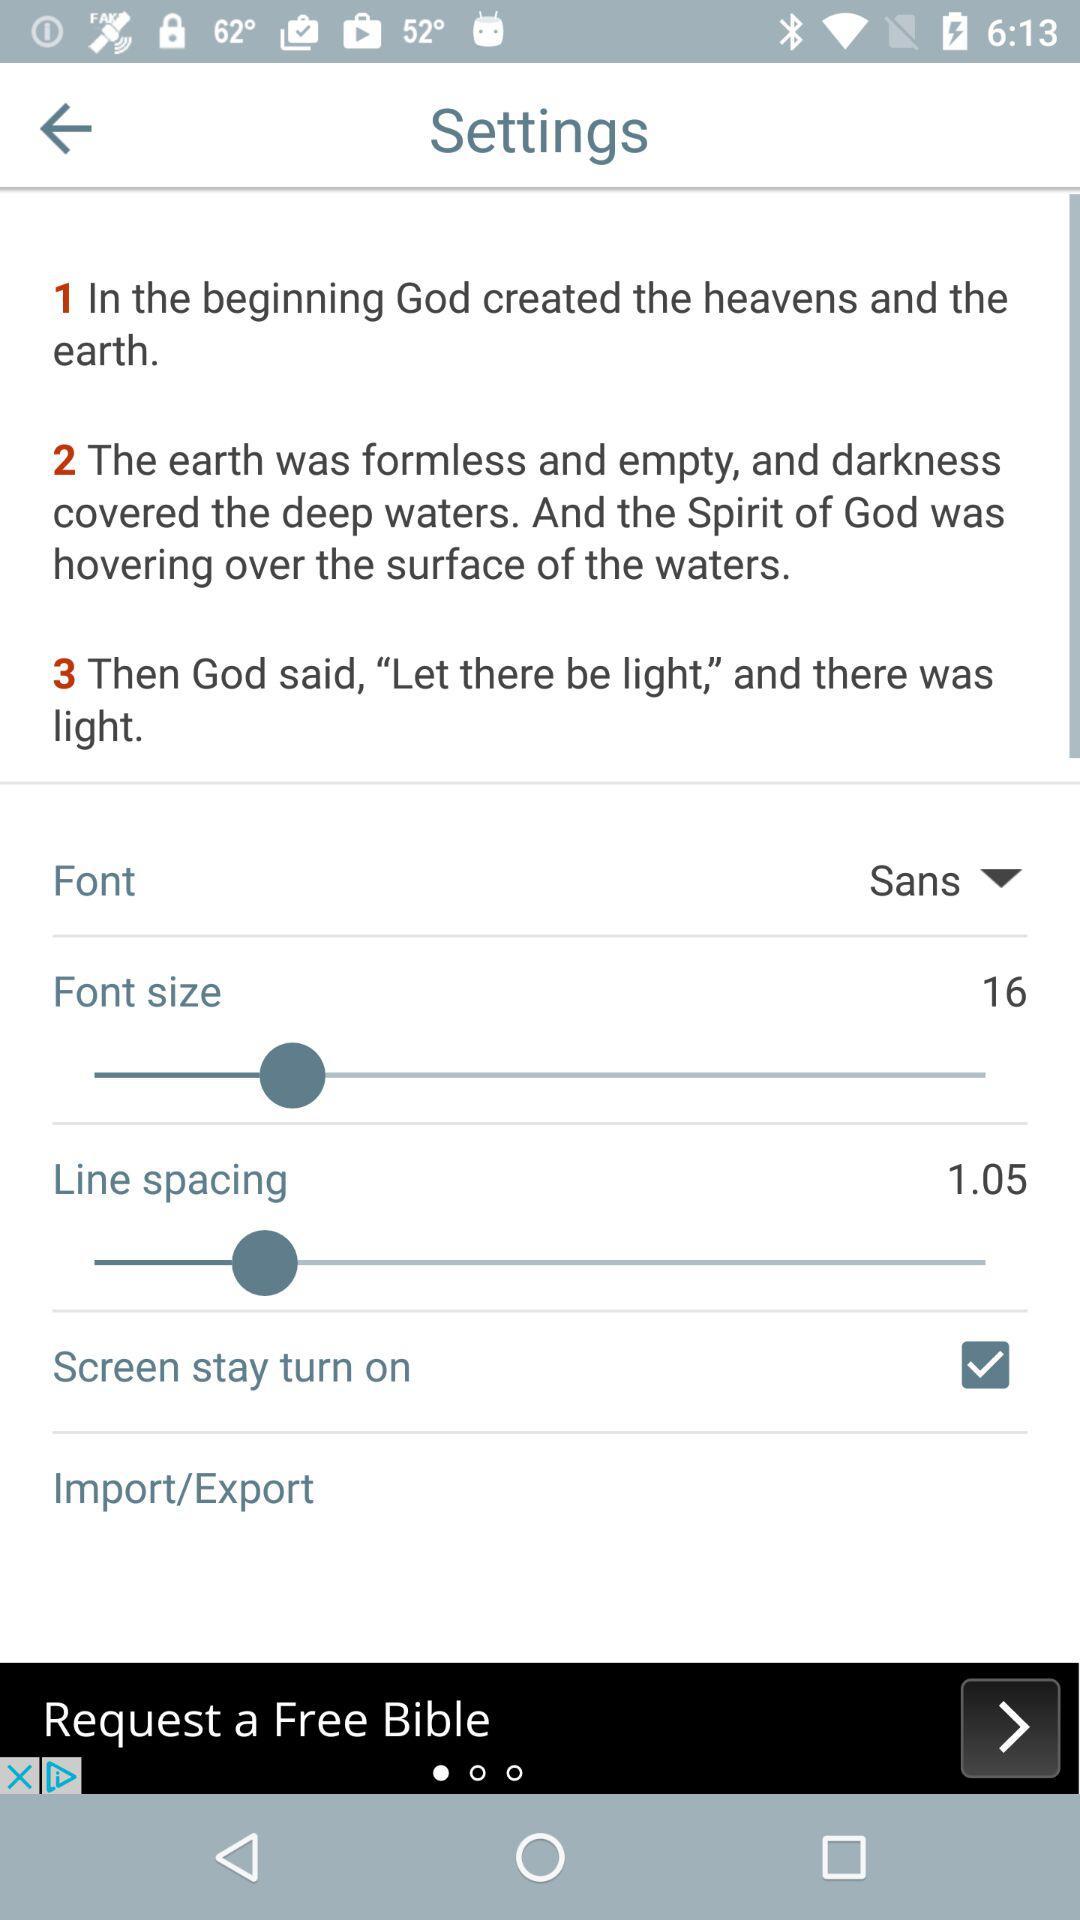 Image resolution: width=1080 pixels, height=1920 pixels. I want to click on screen stay turned on off or on, so click(984, 1363).